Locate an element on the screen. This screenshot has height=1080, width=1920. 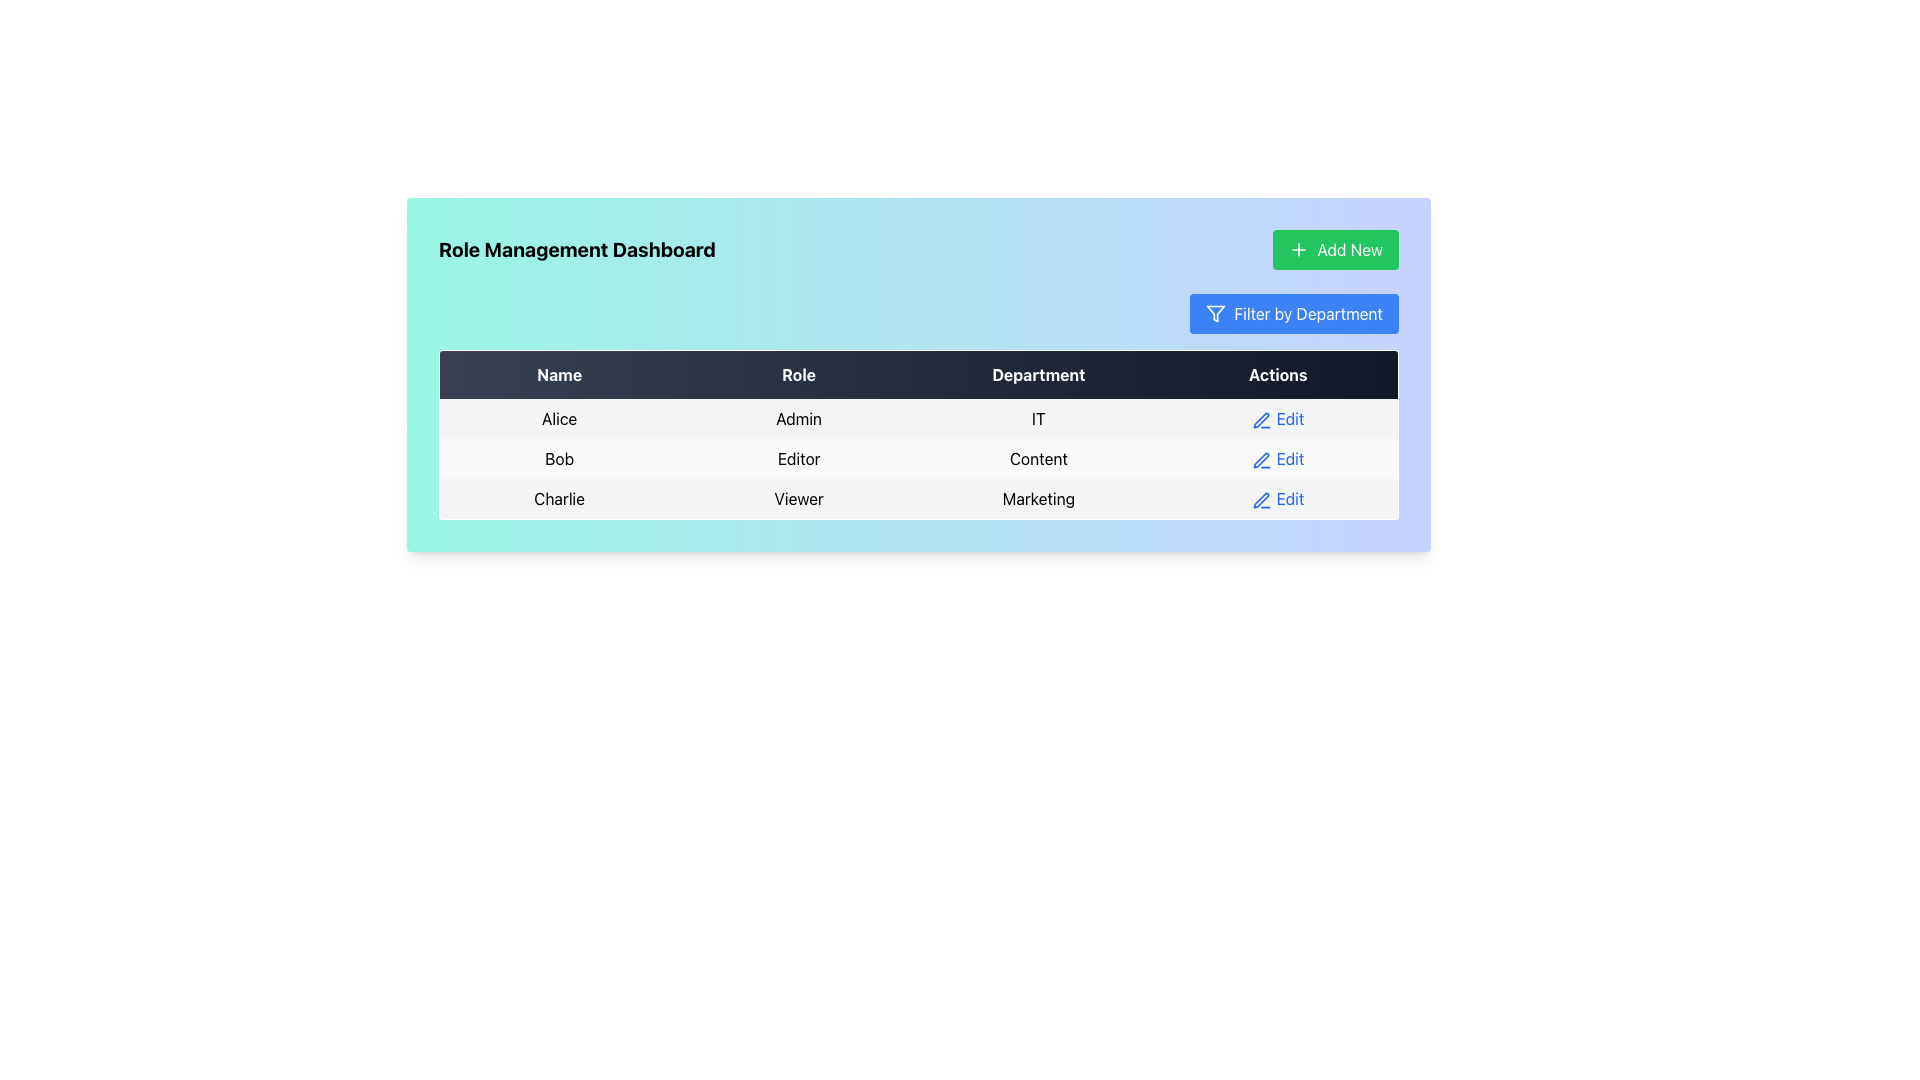
the 'Edit' hyperlink styled as a UI action button in the 'Actions' column of the first row under the 'Role Management Dashboard' table to begin editing is located at coordinates (1276, 418).